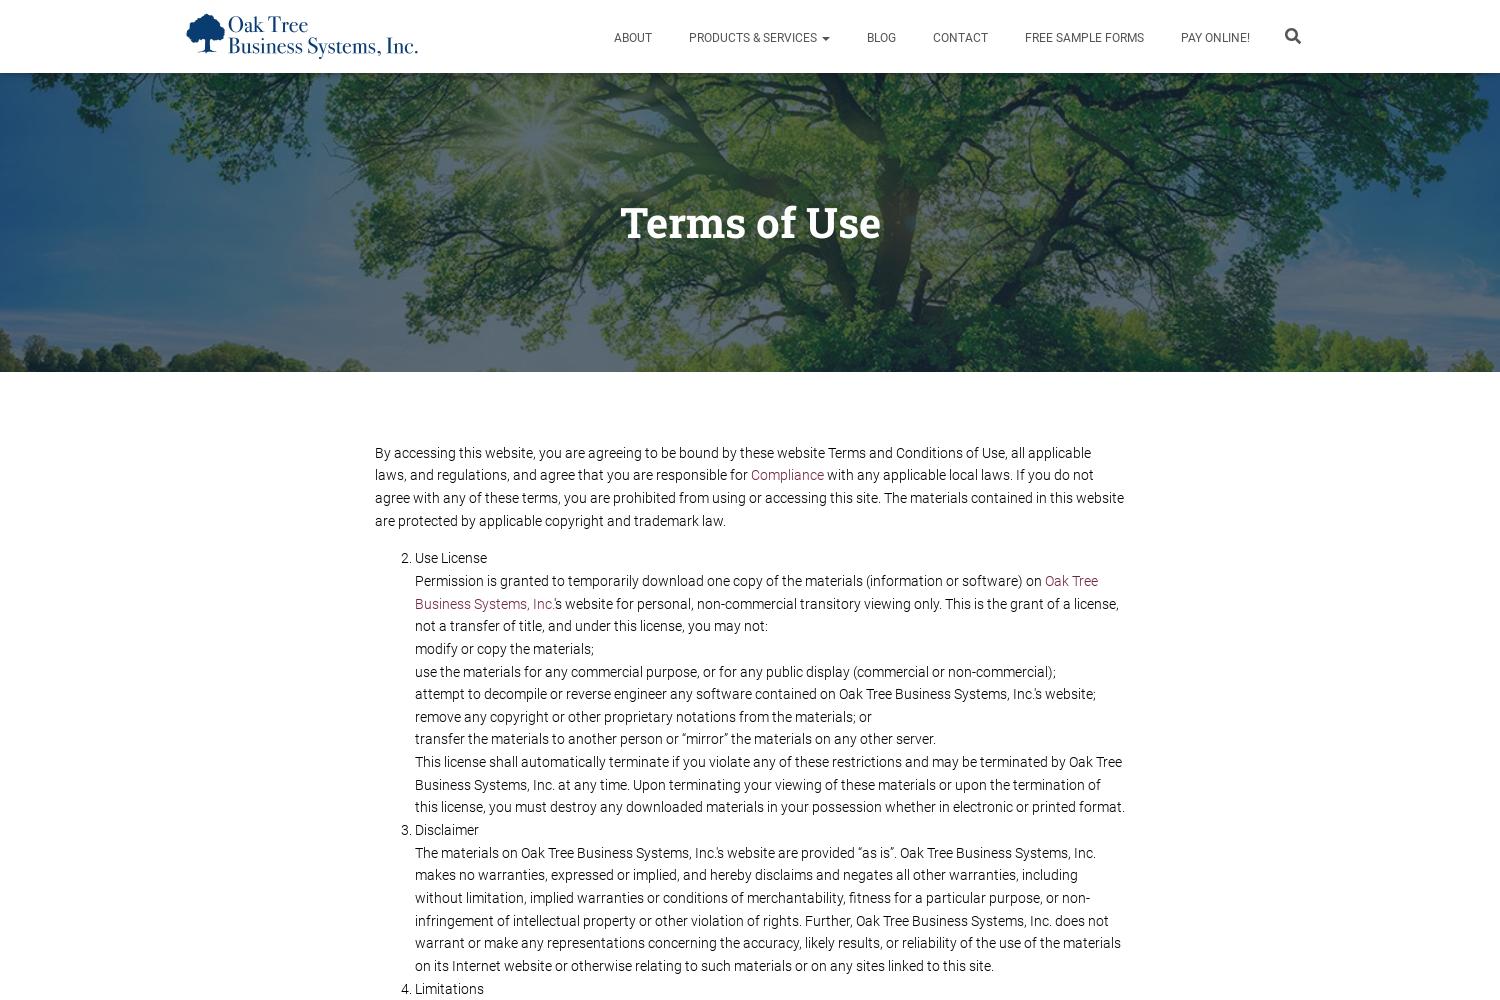 This screenshot has width=1500, height=1000. I want to click on 'Limitations', so click(448, 987).